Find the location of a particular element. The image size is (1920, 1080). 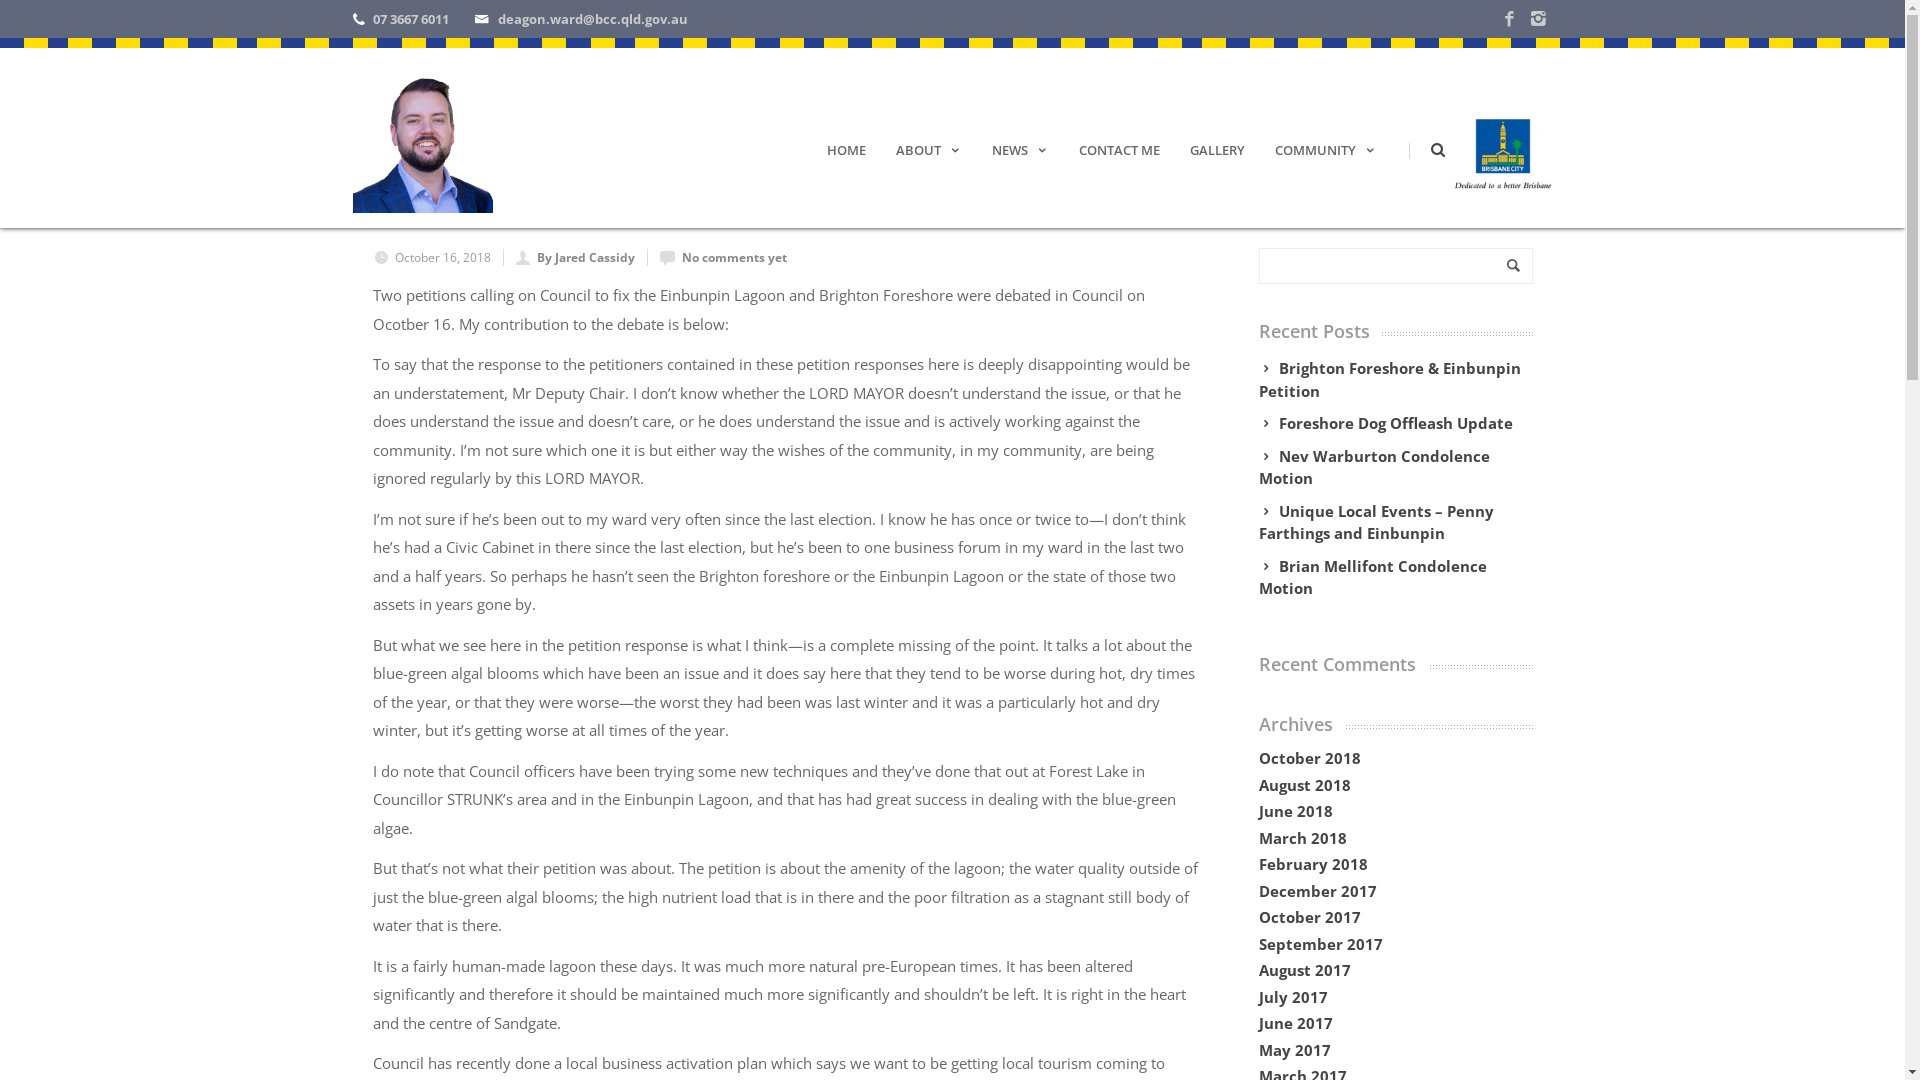

'Facebook' is located at coordinates (1493, 19).